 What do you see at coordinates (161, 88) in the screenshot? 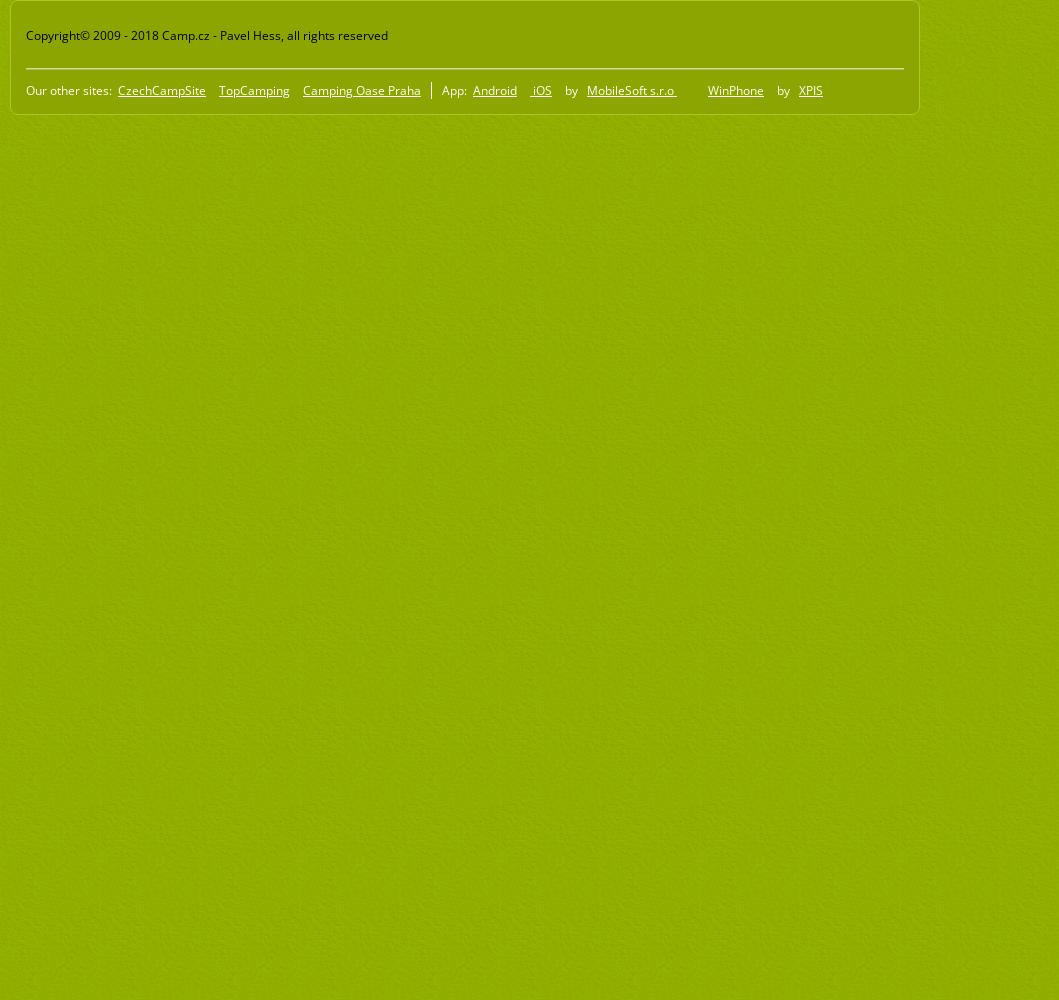
I see `'CzechCampSite'` at bounding box center [161, 88].